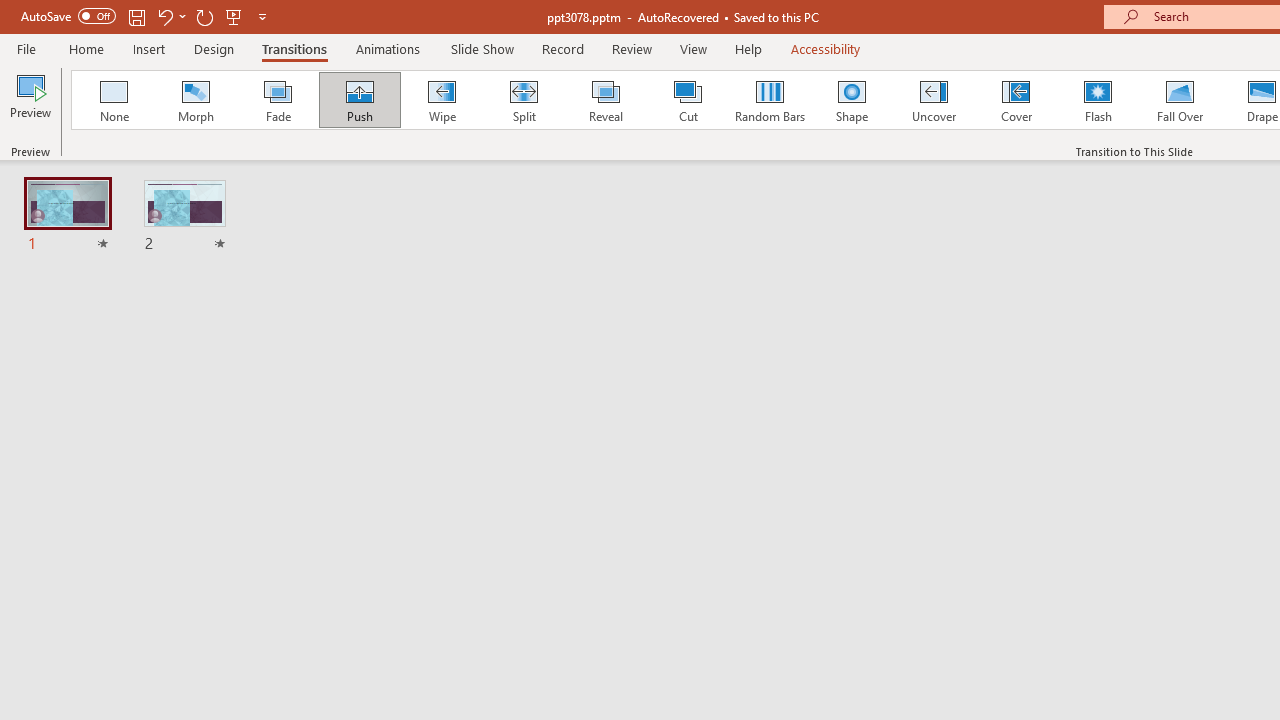  What do you see at coordinates (1016, 100) in the screenshot?
I see `'Cover'` at bounding box center [1016, 100].